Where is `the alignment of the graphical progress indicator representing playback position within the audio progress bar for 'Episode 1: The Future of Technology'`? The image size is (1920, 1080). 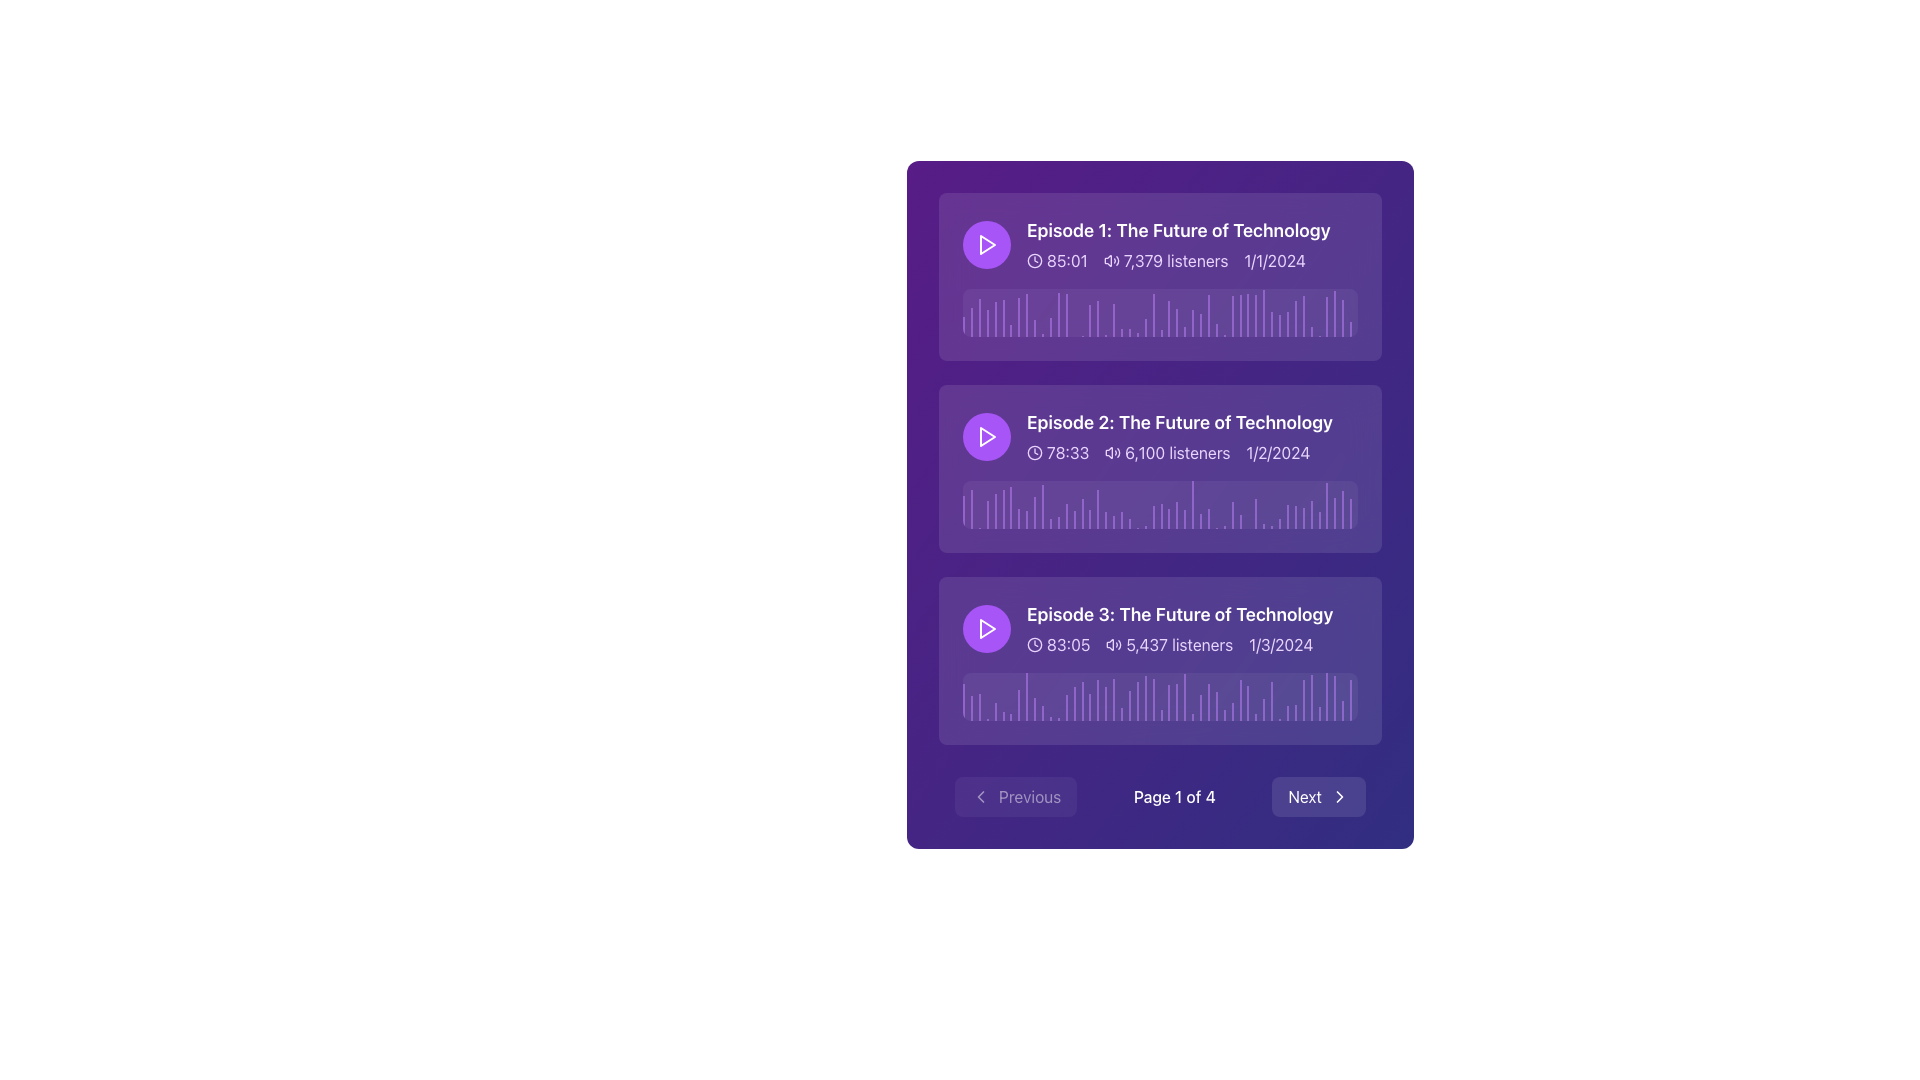
the alignment of the graphical progress indicator representing playback position within the audio progress bar for 'Episode 1: The Future of Technology' is located at coordinates (1207, 315).